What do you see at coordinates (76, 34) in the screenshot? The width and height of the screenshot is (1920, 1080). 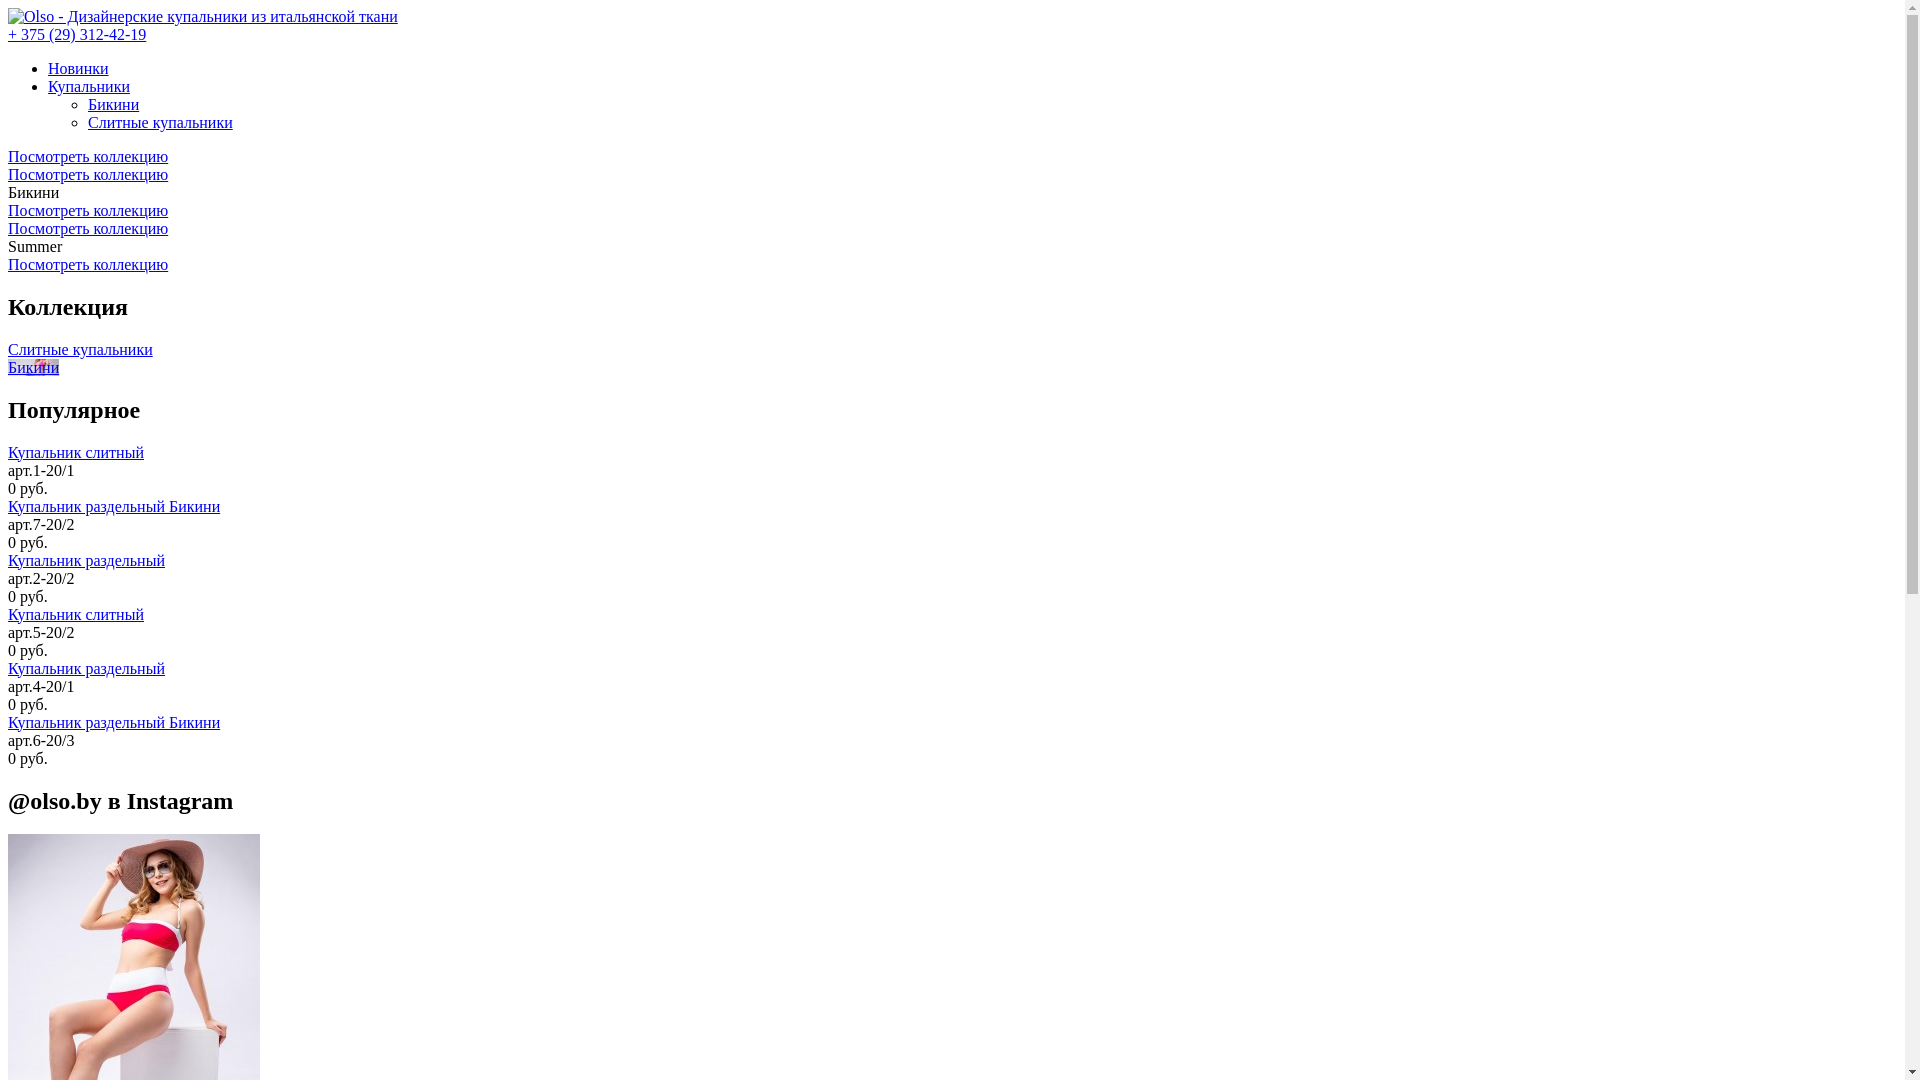 I see `'+ 375 (29) 312-42-19'` at bounding box center [76, 34].